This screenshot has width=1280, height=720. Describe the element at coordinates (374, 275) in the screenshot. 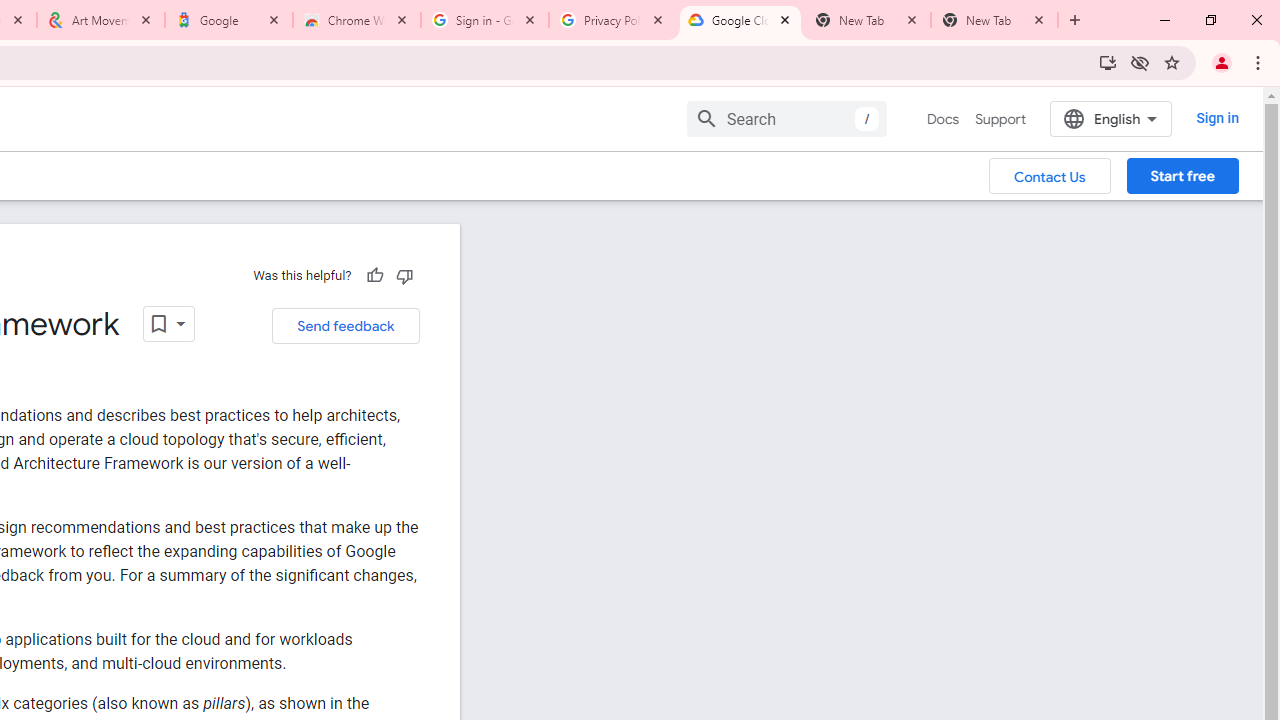

I see `'Helpful'` at that location.